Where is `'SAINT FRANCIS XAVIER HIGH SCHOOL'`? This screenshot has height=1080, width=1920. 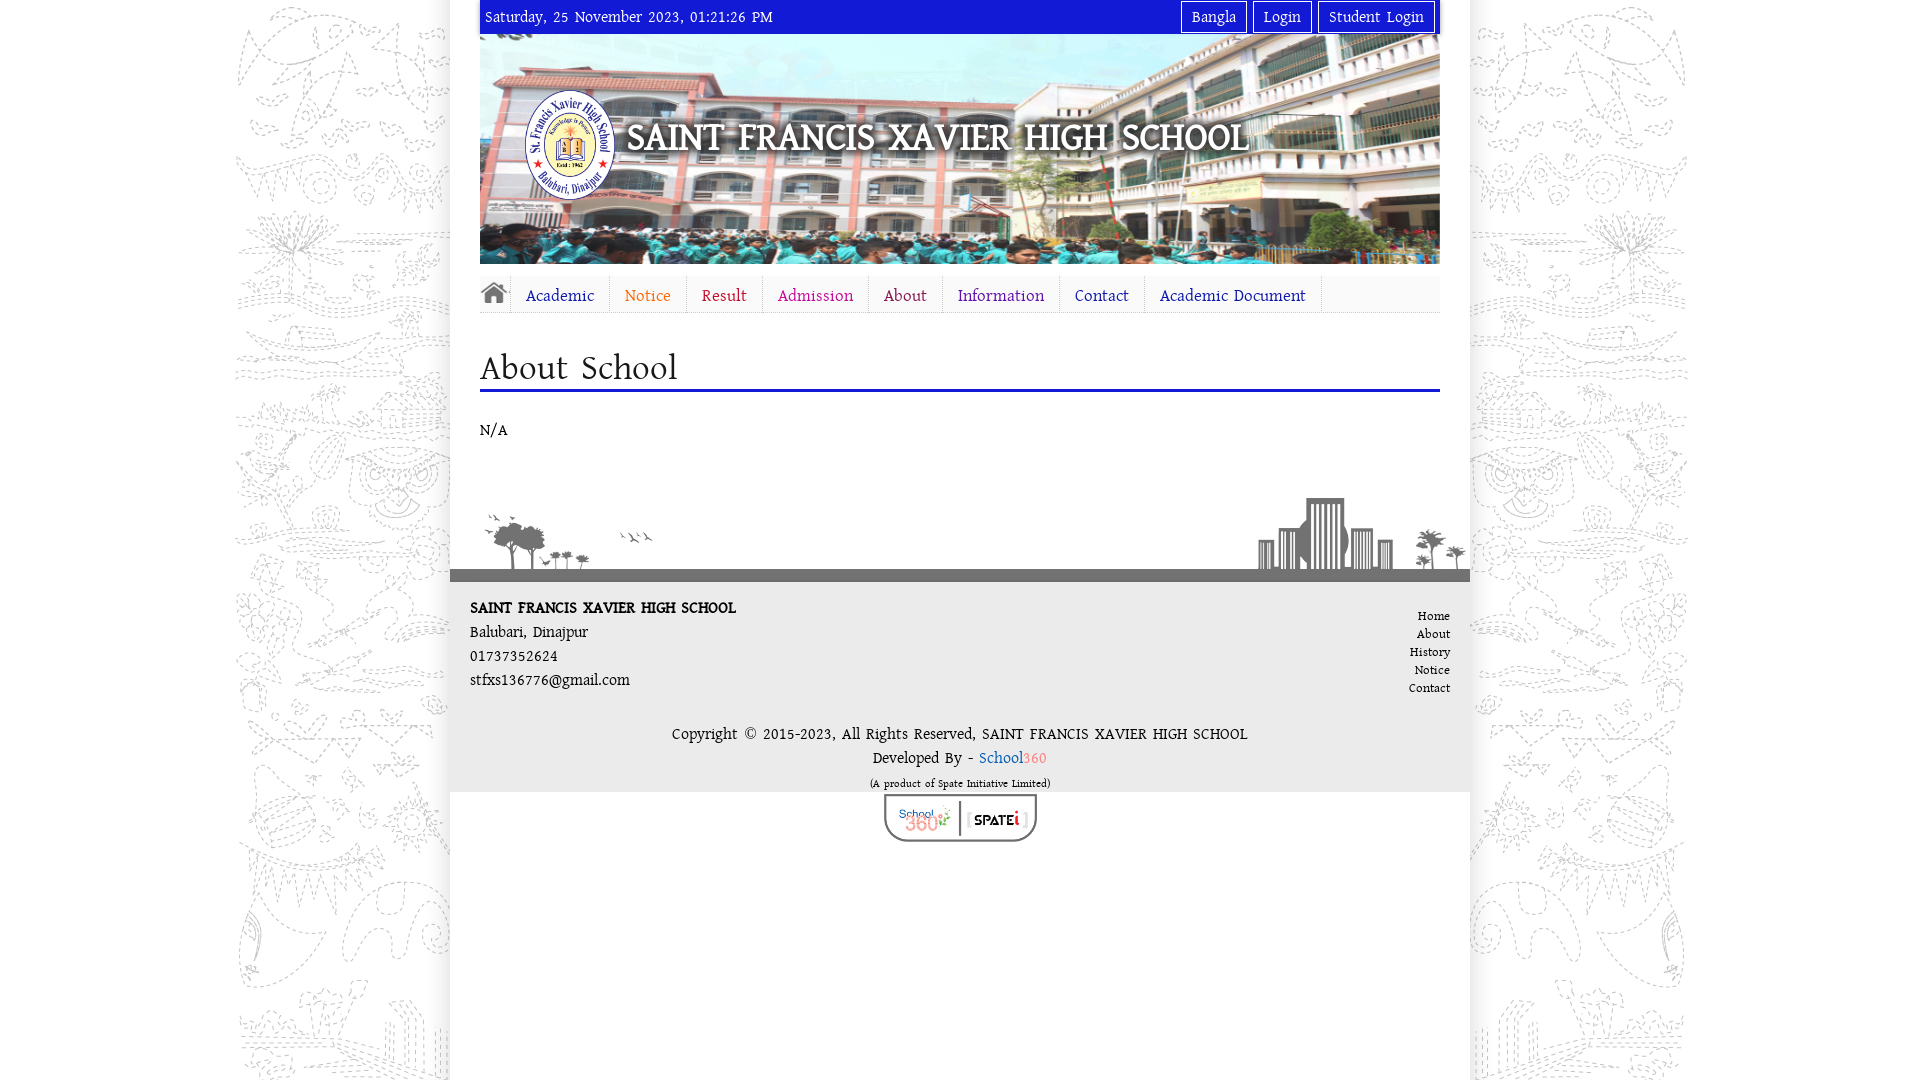 'SAINT FRANCIS XAVIER HIGH SCHOOL' is located at coordinates (935, 137).